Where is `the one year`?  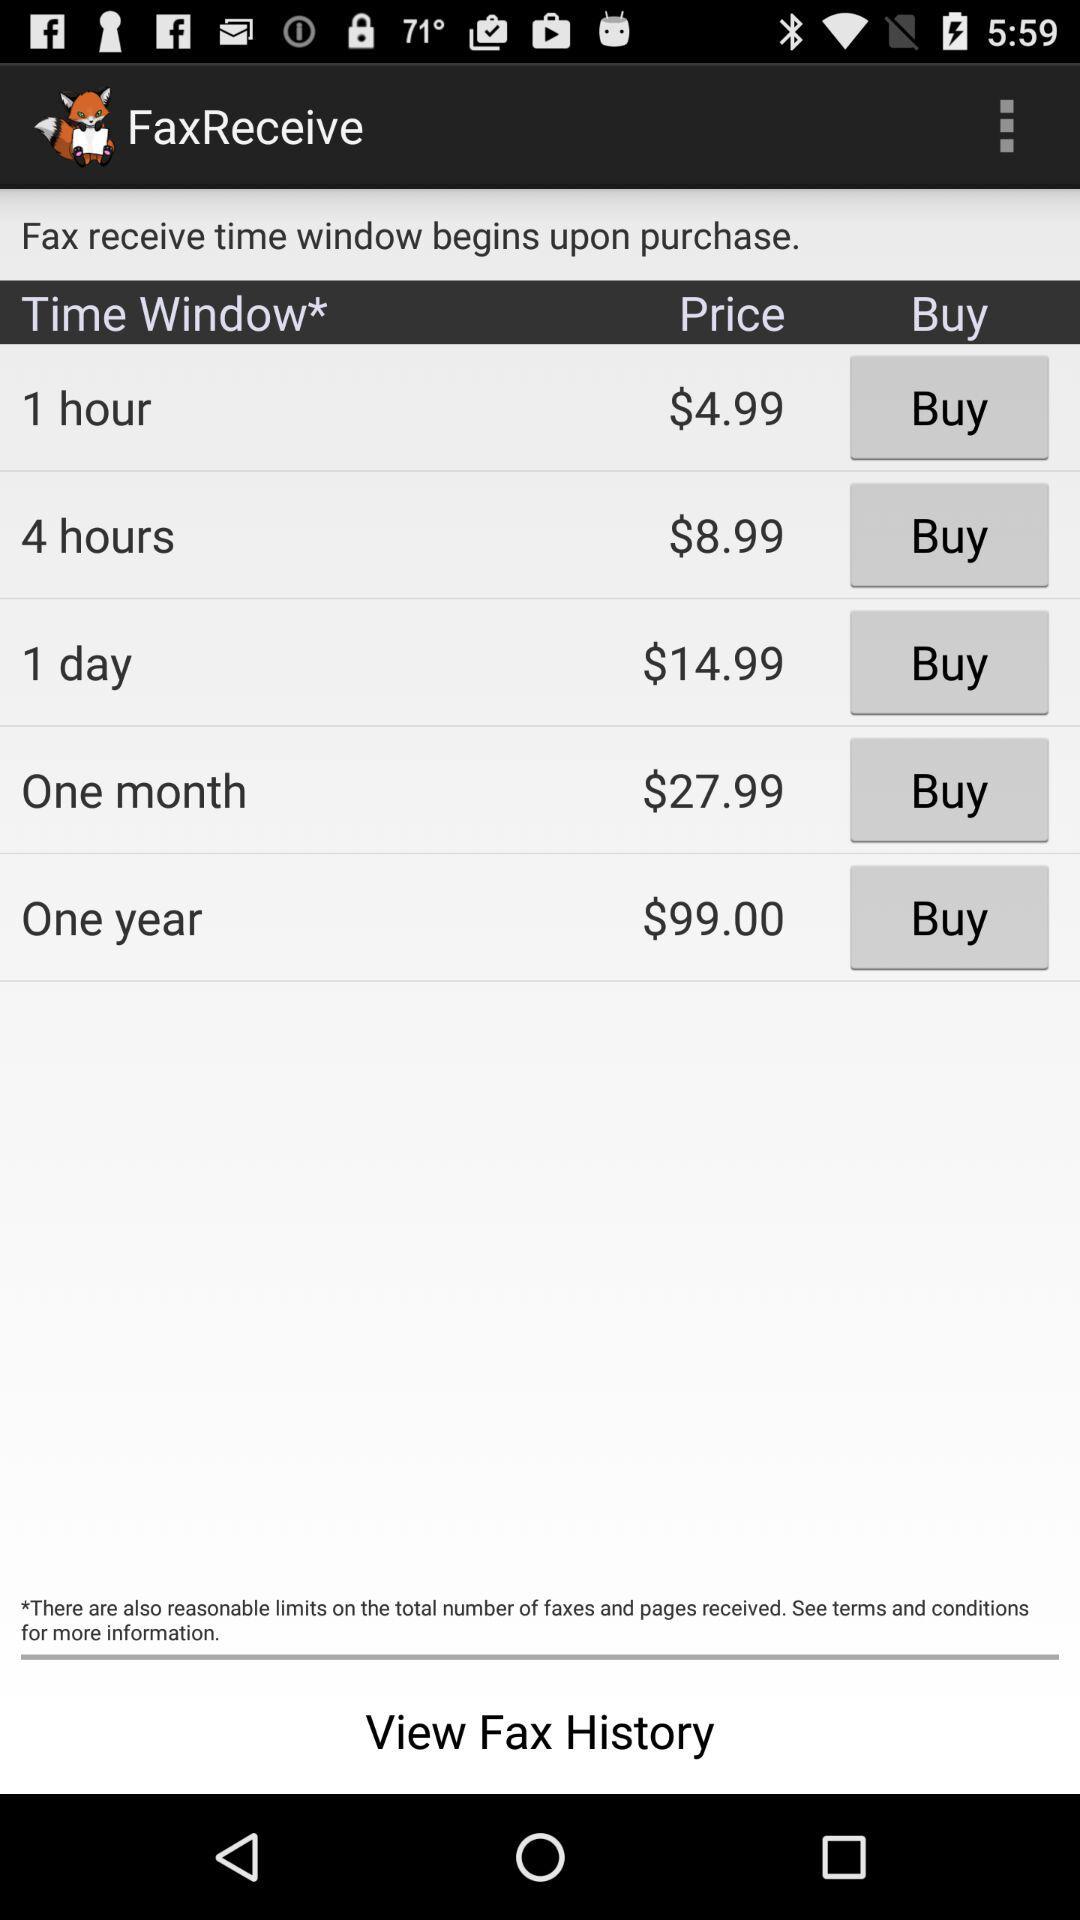
the one year is located at coordinates (265, 916).